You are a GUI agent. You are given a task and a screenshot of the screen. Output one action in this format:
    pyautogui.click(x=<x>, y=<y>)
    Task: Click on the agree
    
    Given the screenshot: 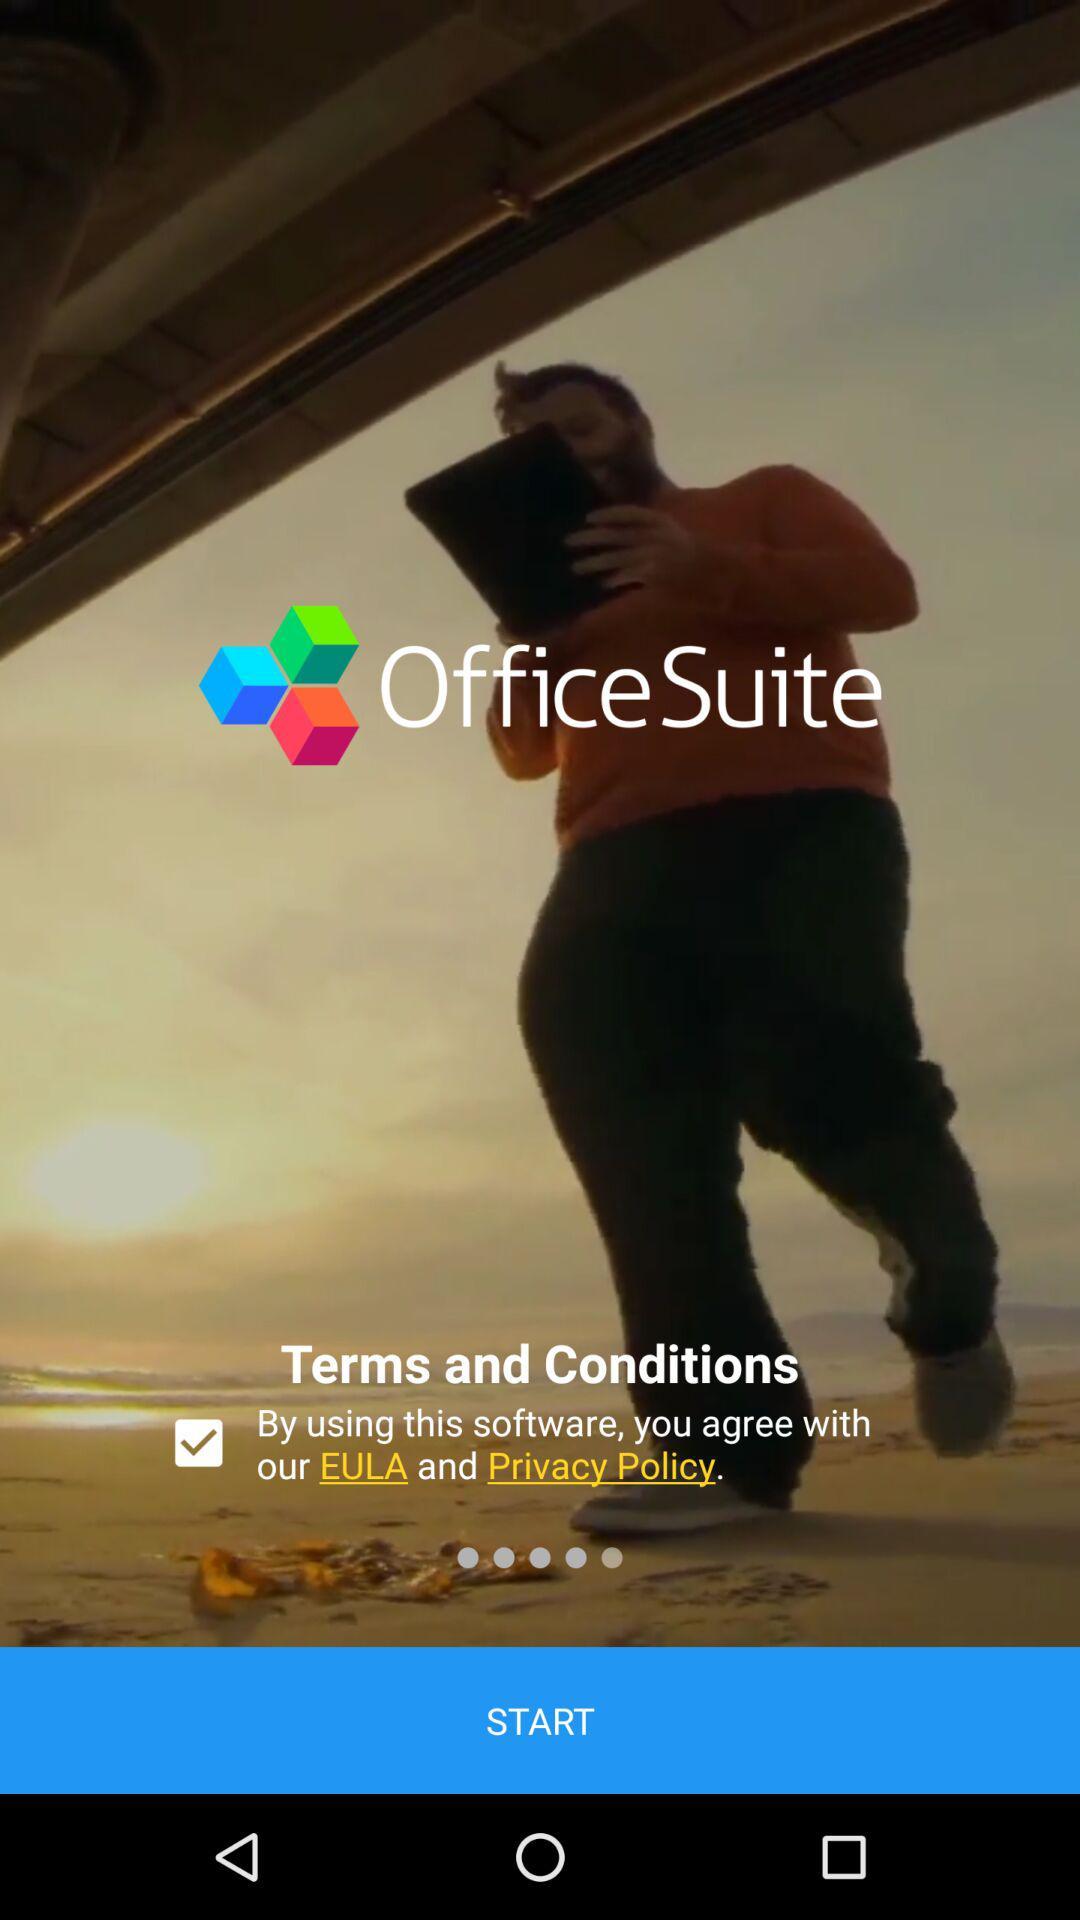 What is the action you would take?
    pyautogui.click(x=198, y=1443)
    